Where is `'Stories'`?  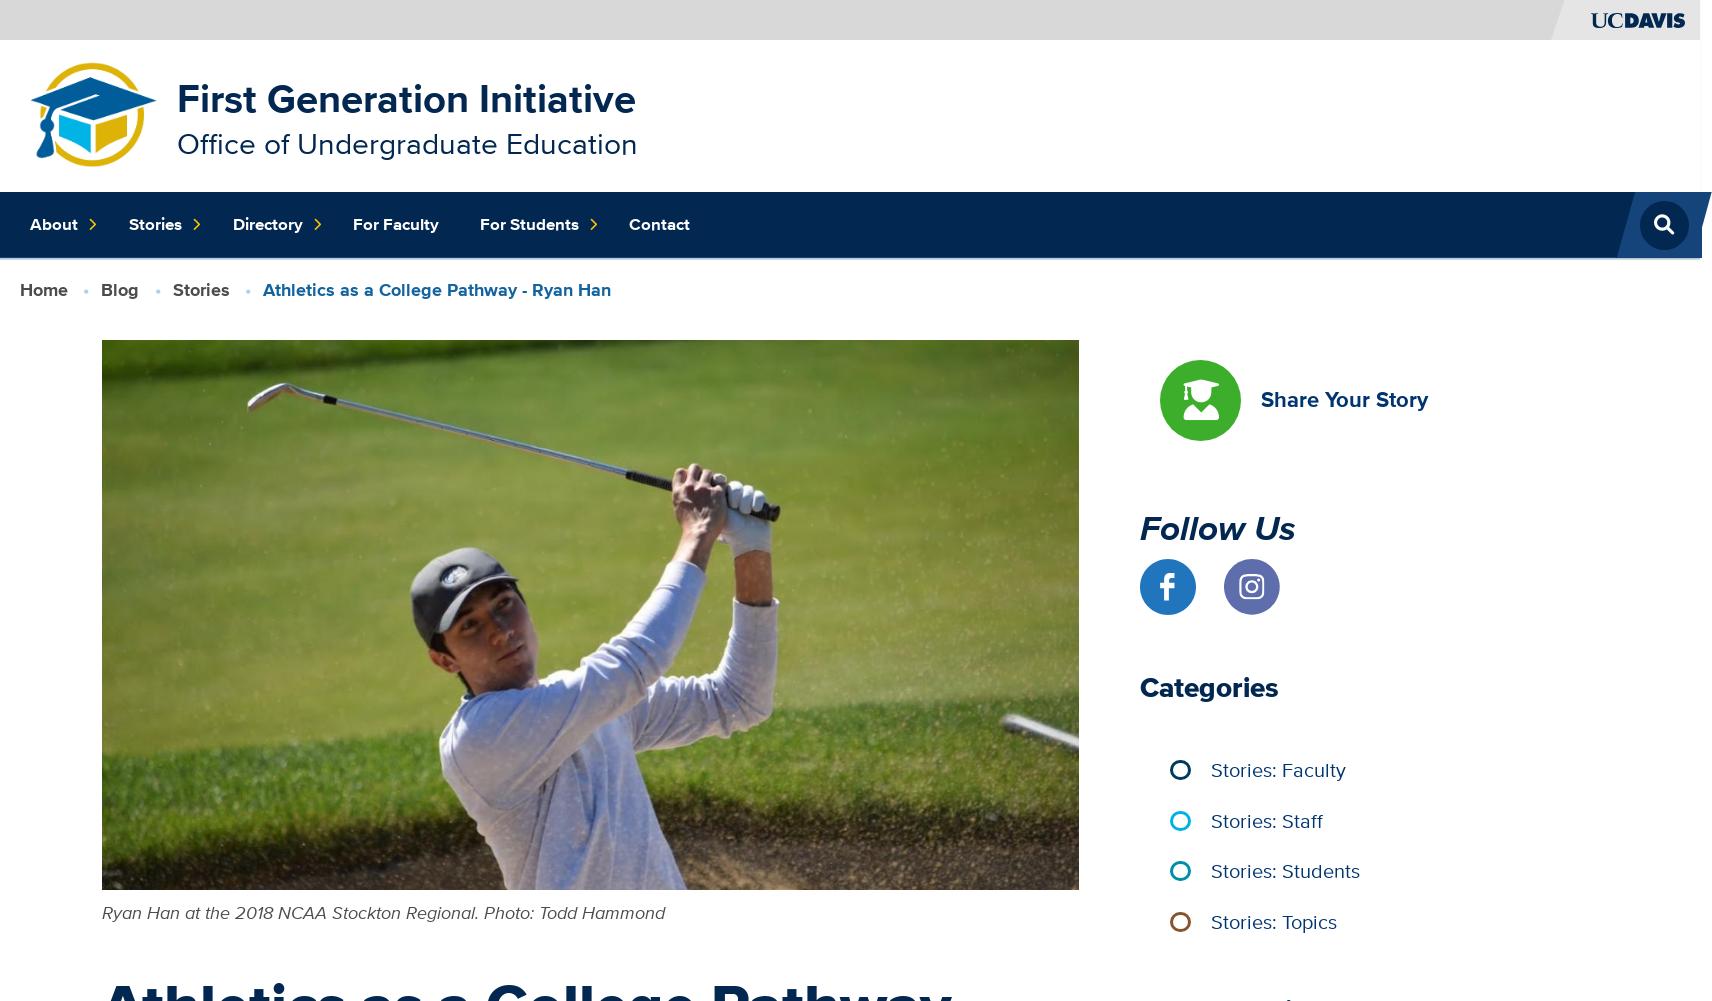 'Stories' is located at coordinates (199, 288).